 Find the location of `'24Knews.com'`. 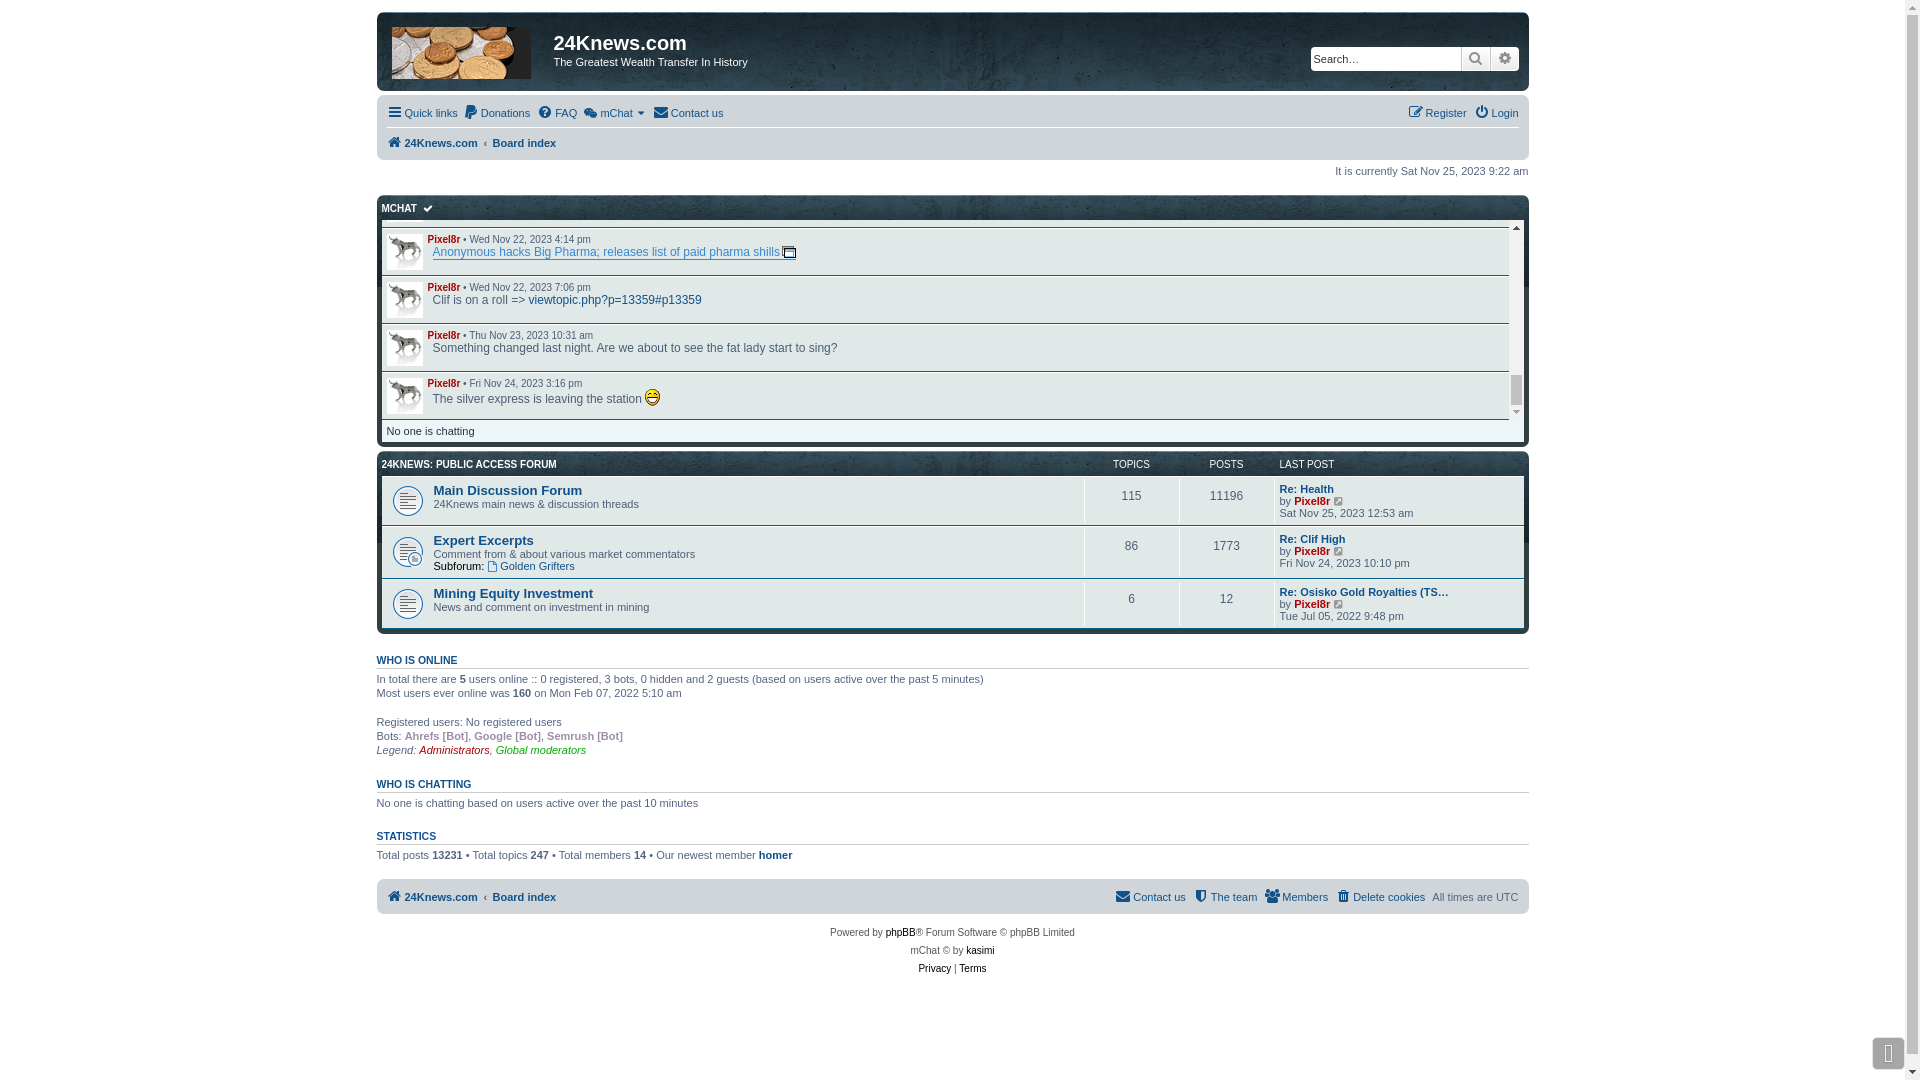

'24Knews.com' is located at coordinates (430, 141).